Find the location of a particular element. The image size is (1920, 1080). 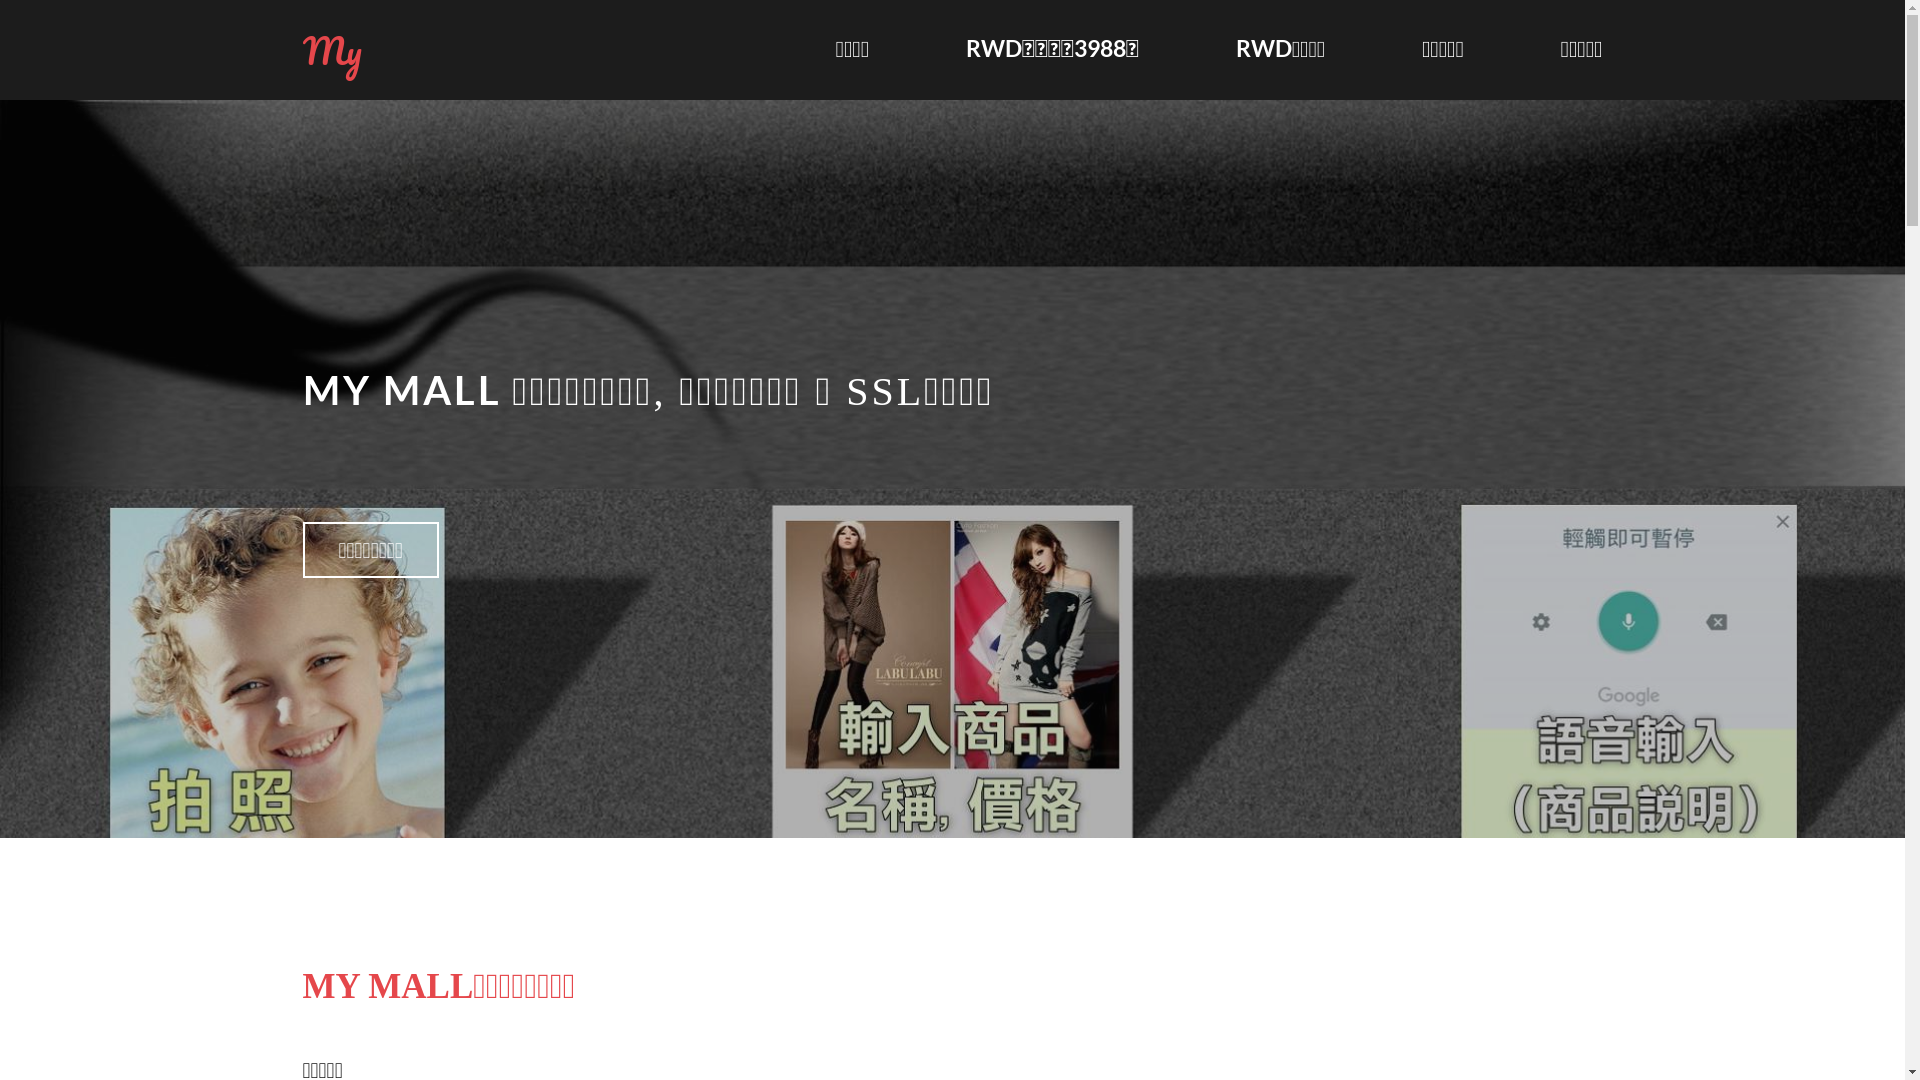

'My' is located at coordinates (331, 49).